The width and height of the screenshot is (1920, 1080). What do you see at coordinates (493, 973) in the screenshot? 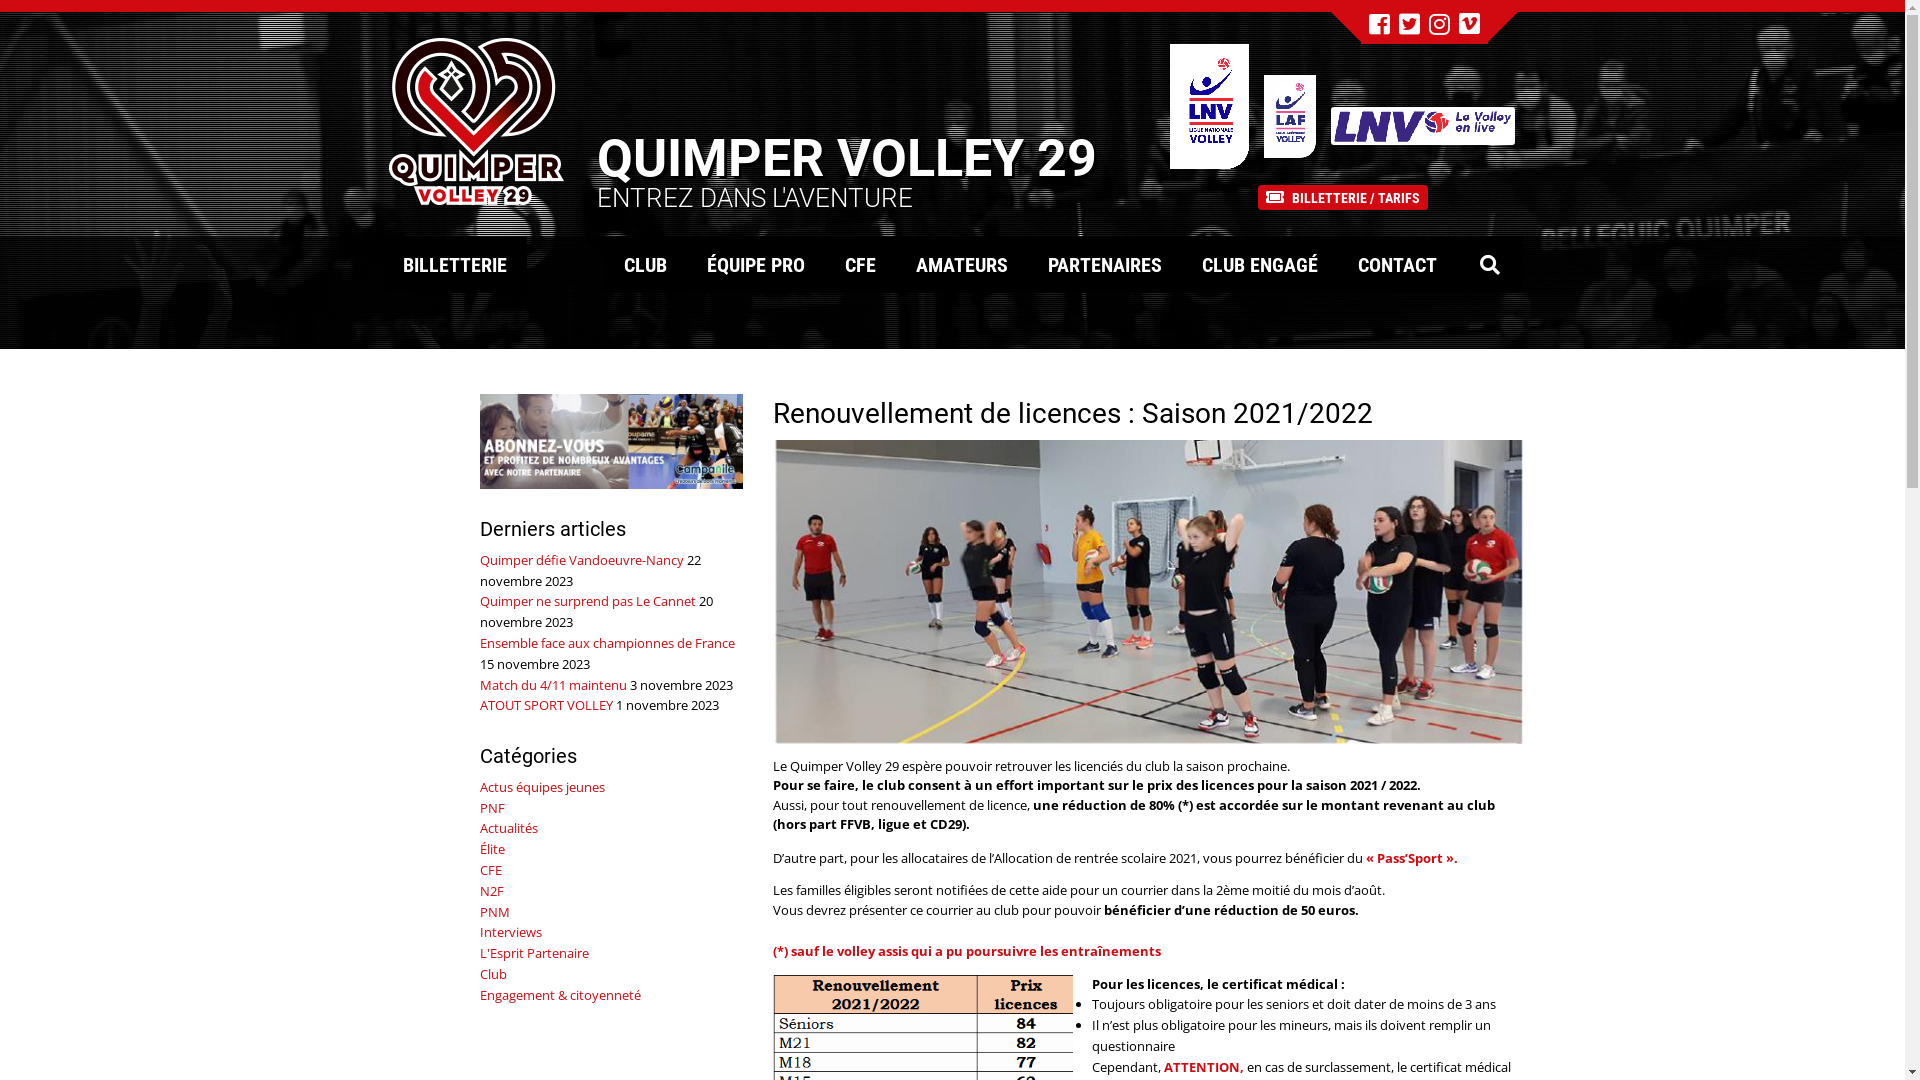
I see `'Club'` at bounding box center [493, 973].